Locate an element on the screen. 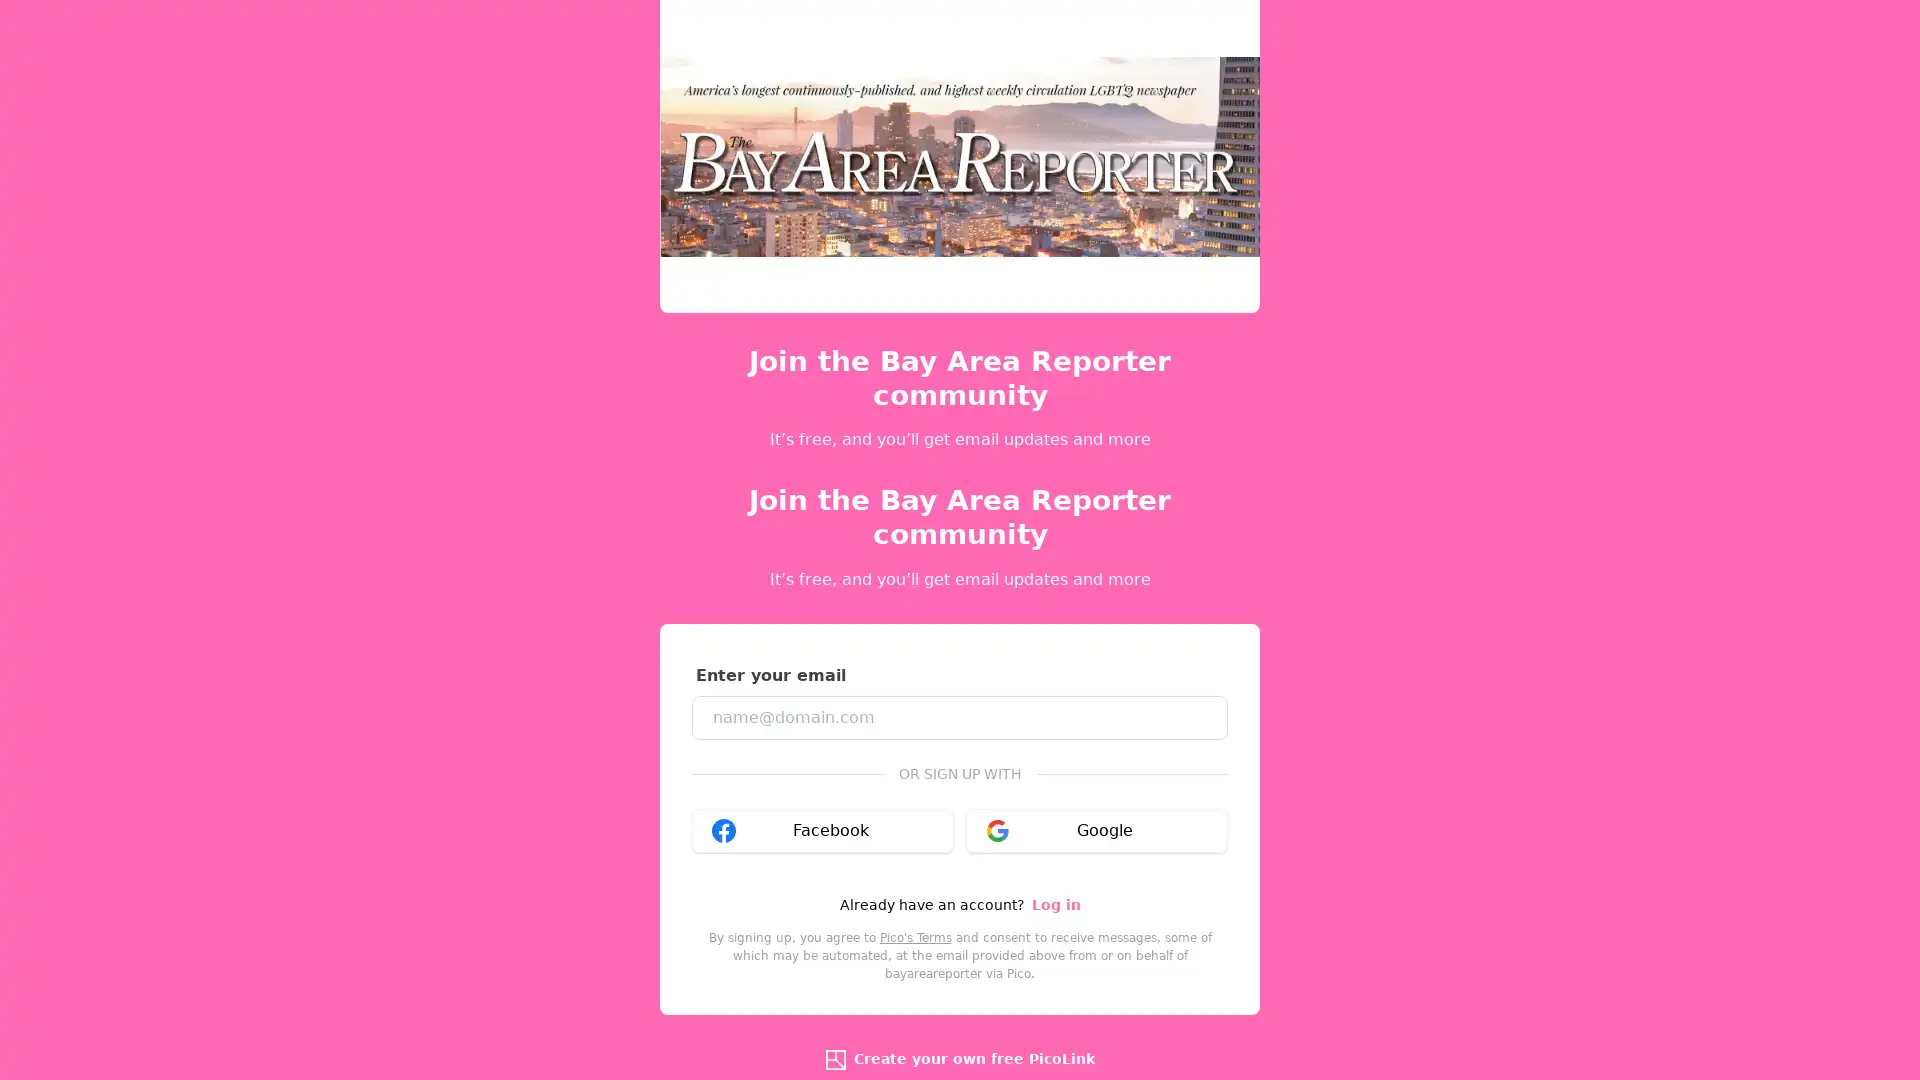  Sign up is located at coordinates (960, 902).